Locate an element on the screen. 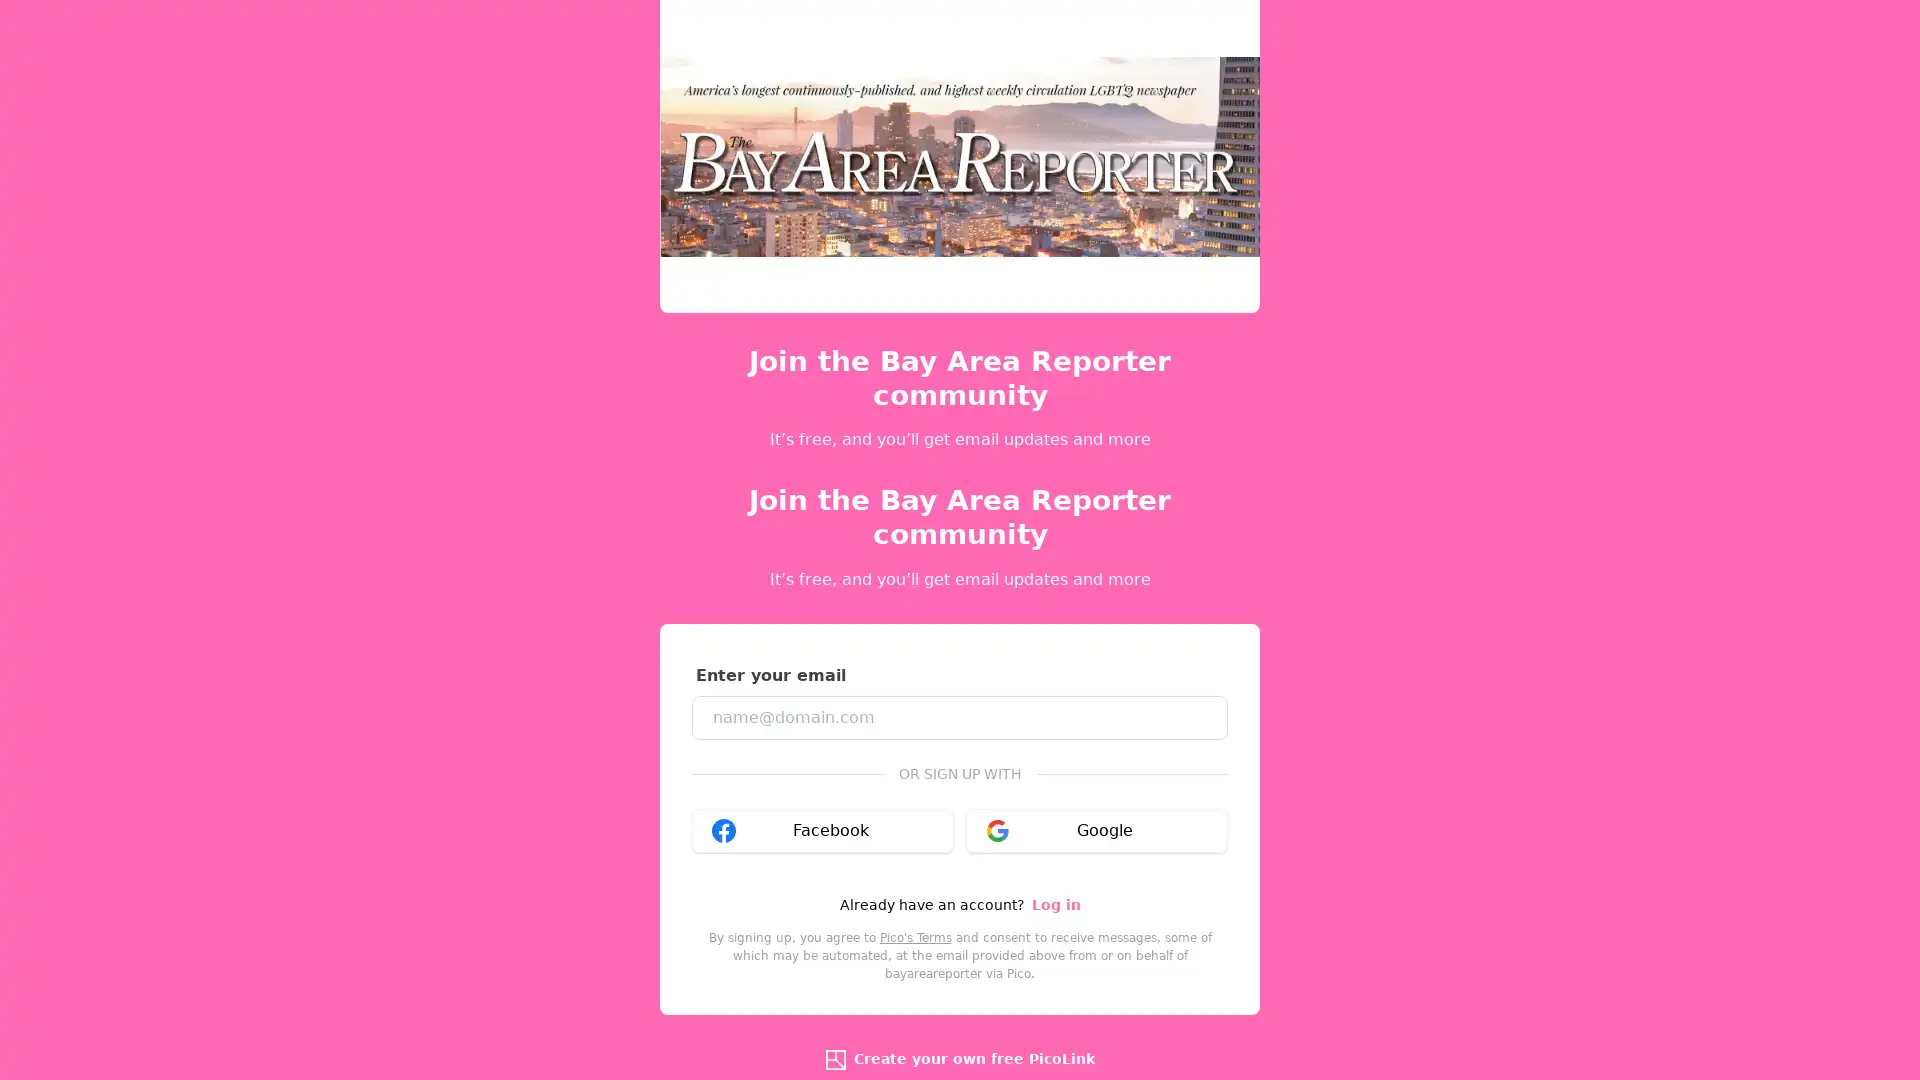  Sign up is located at coordinates (960, 902).